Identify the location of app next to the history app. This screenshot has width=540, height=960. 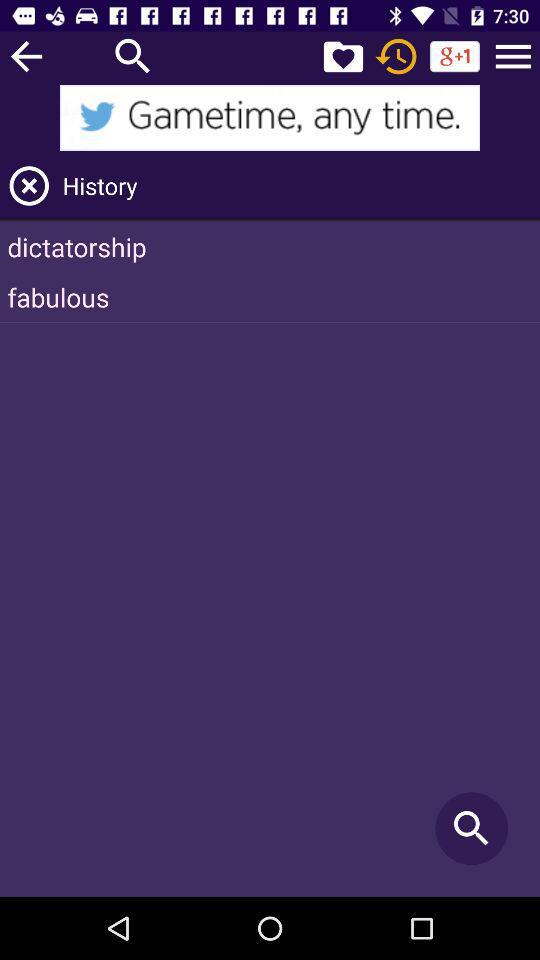
(28, 186).